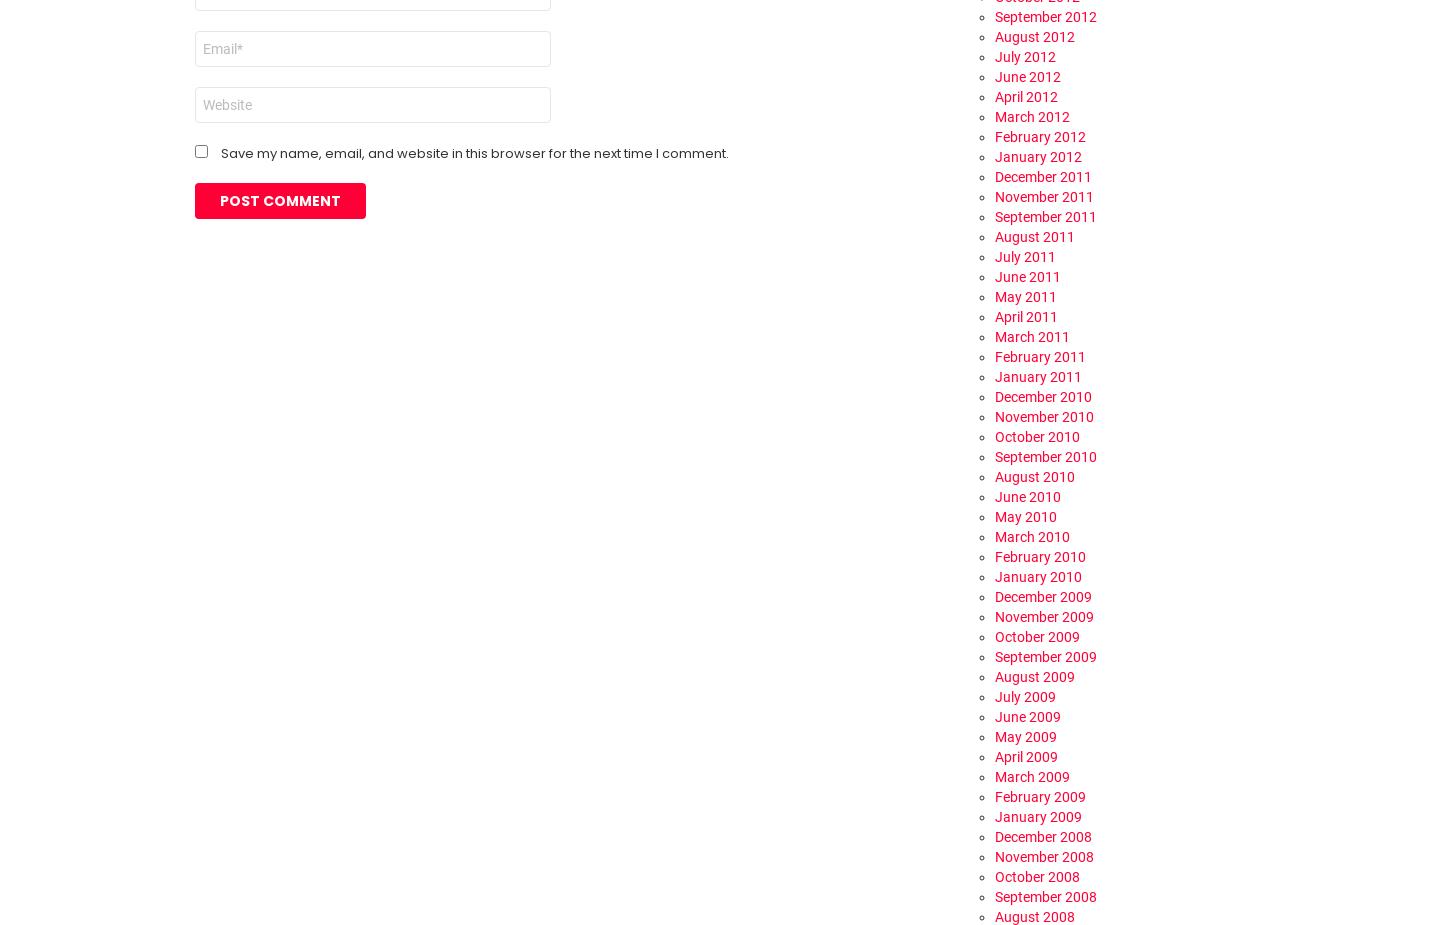 This screenshot has height=925, width=1450. Describe the element at coordinates (1026, 515) in the screenshot. I see `'May 2010'` at that location.